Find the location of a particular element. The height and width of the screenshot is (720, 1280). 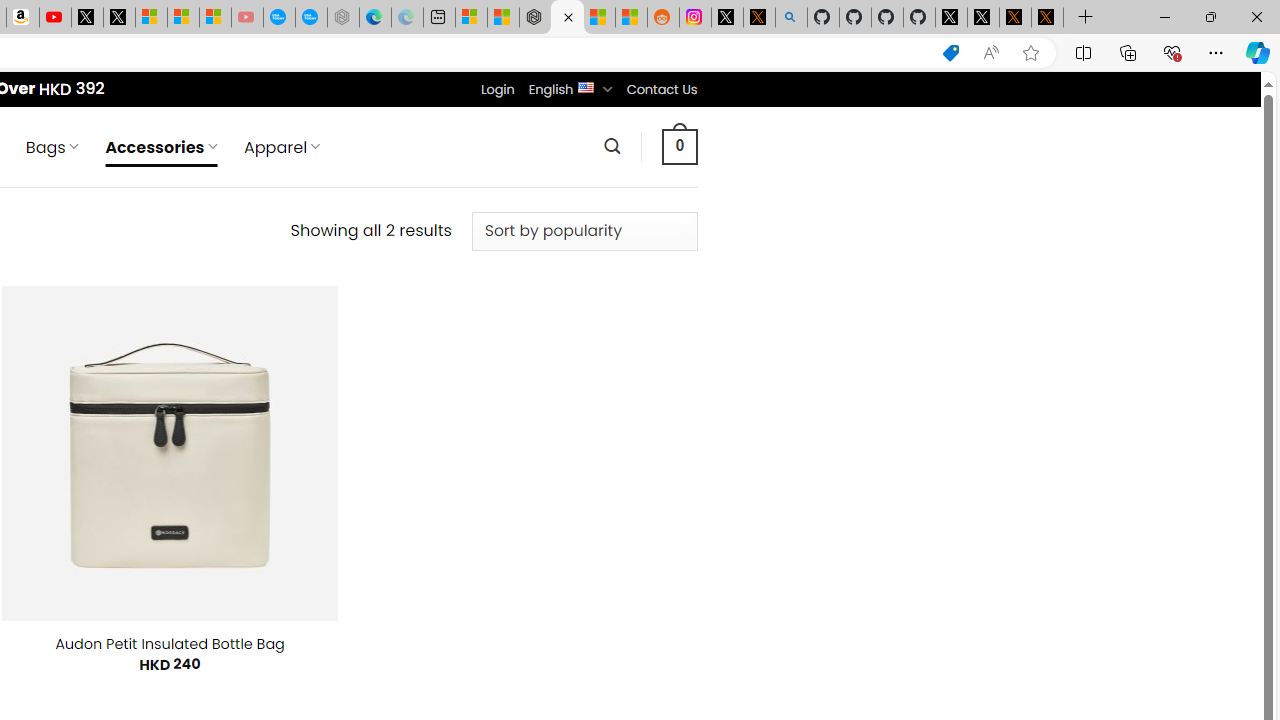

'English' is located at coordinates (585, 85).